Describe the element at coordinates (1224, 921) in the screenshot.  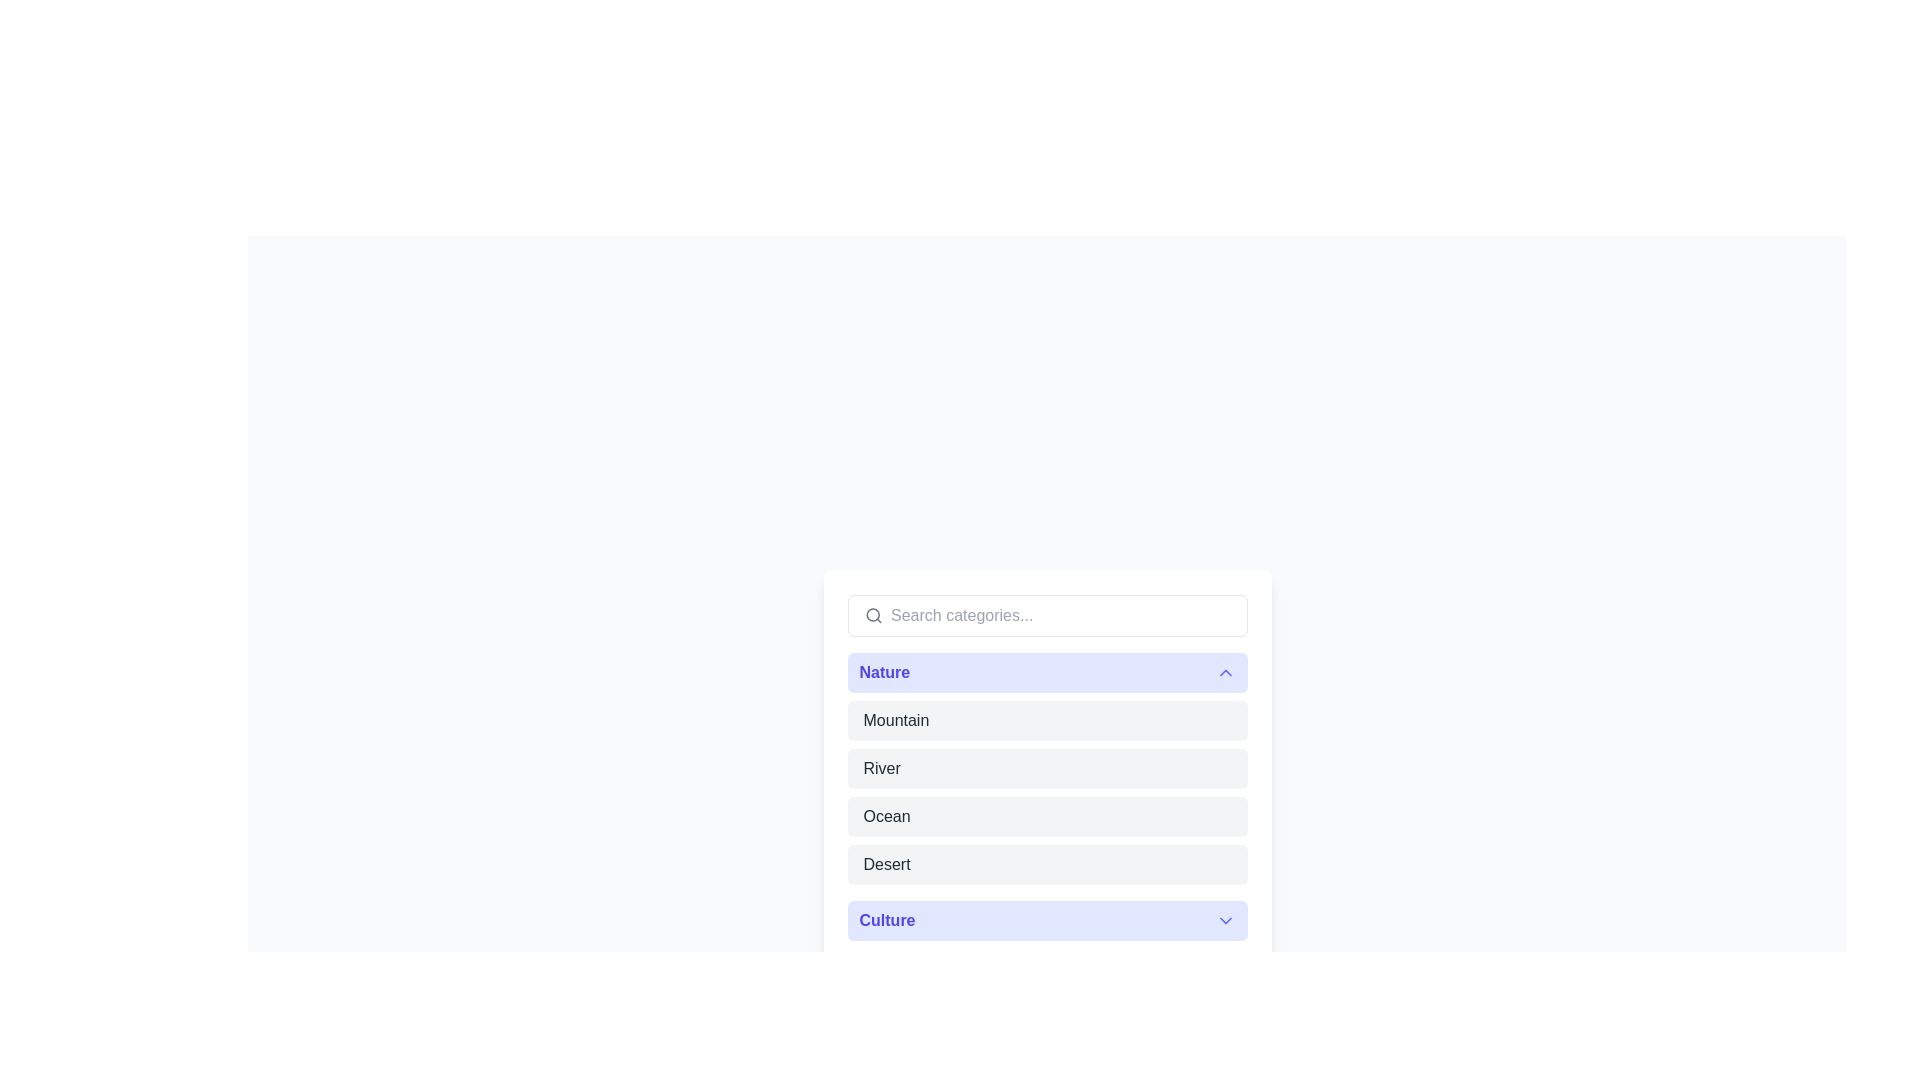
I see `the chevron icon` at that location.